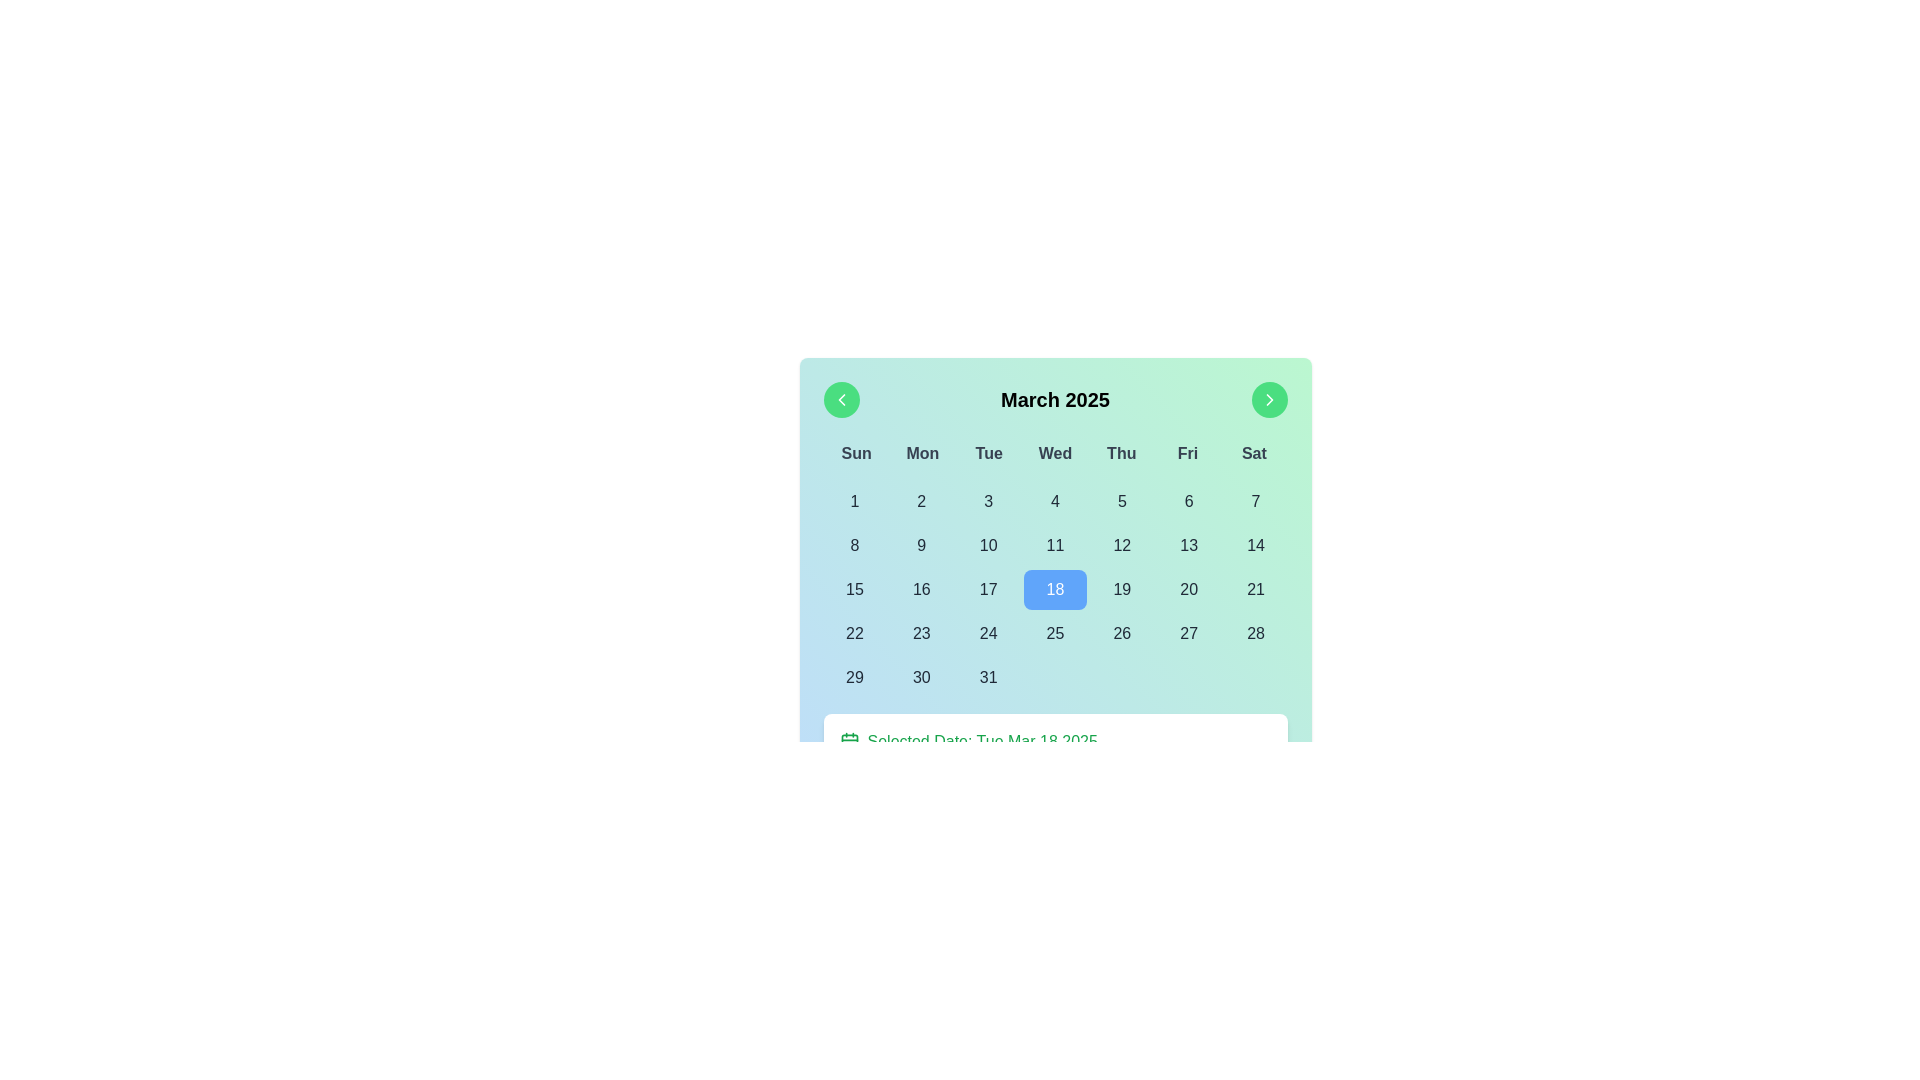  I want to click on the button displaying the number '5', so click(1122, 500).